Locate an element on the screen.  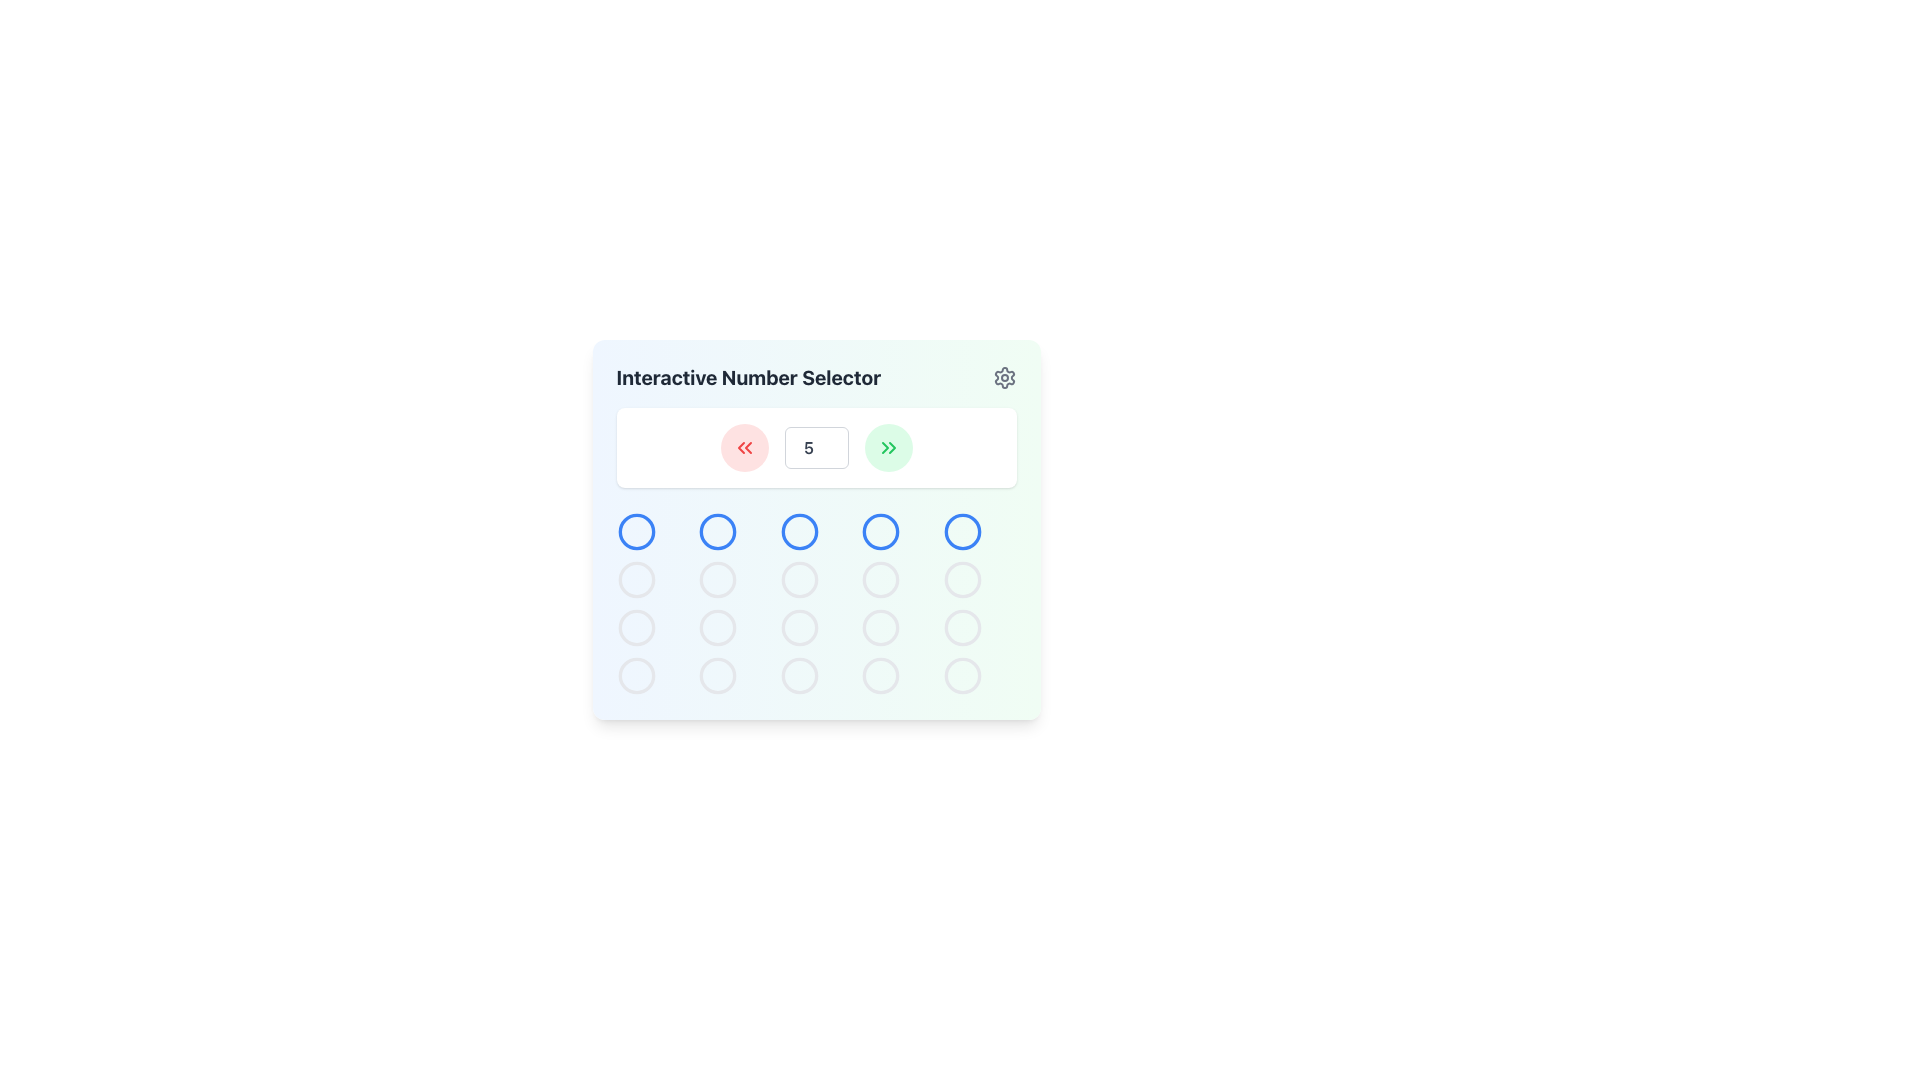
the left chevron icon located next to the number box labeled '5' in the header section, which indicates navigation or progression is located at coordinates (883, 446).